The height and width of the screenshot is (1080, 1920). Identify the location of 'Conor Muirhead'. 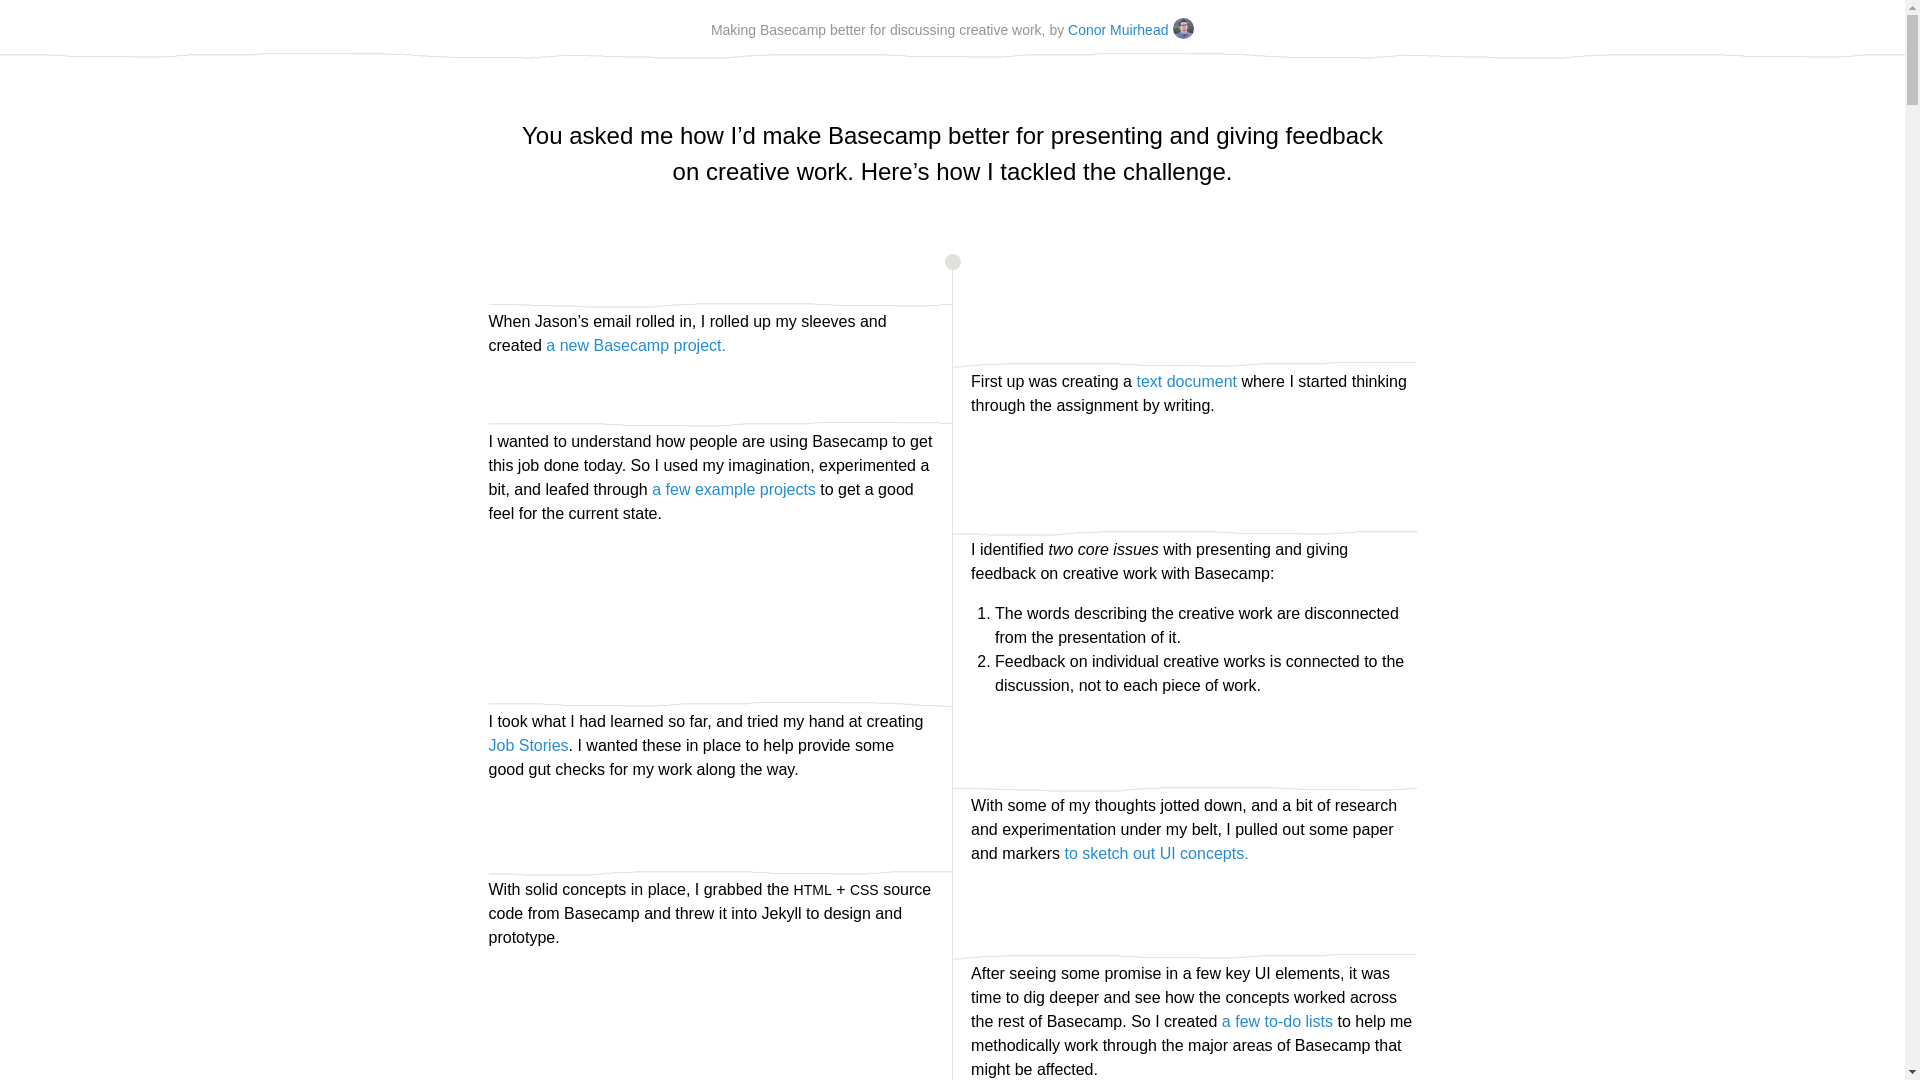
(1131, 30).